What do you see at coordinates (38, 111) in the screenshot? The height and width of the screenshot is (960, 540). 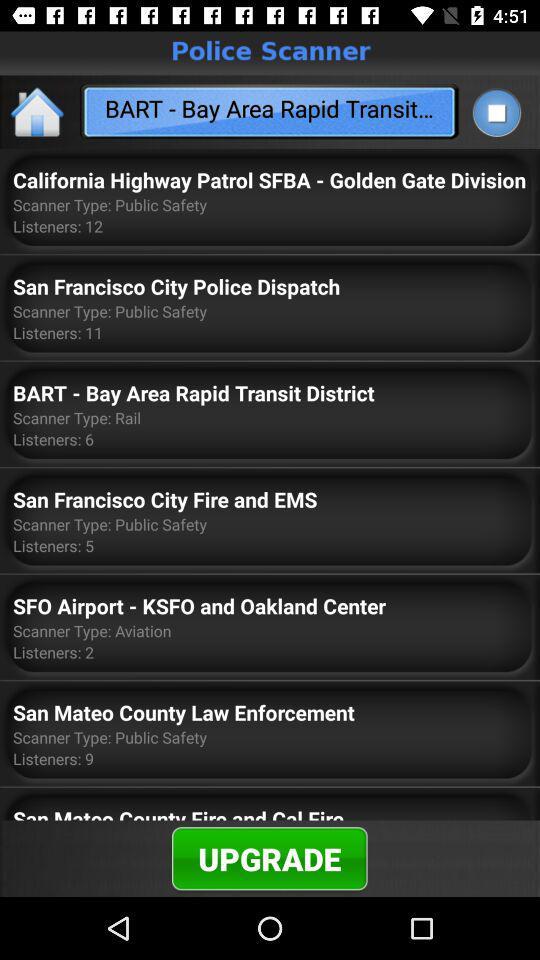 I see `app next to the bart bay area` at bounding box center [38, 111].